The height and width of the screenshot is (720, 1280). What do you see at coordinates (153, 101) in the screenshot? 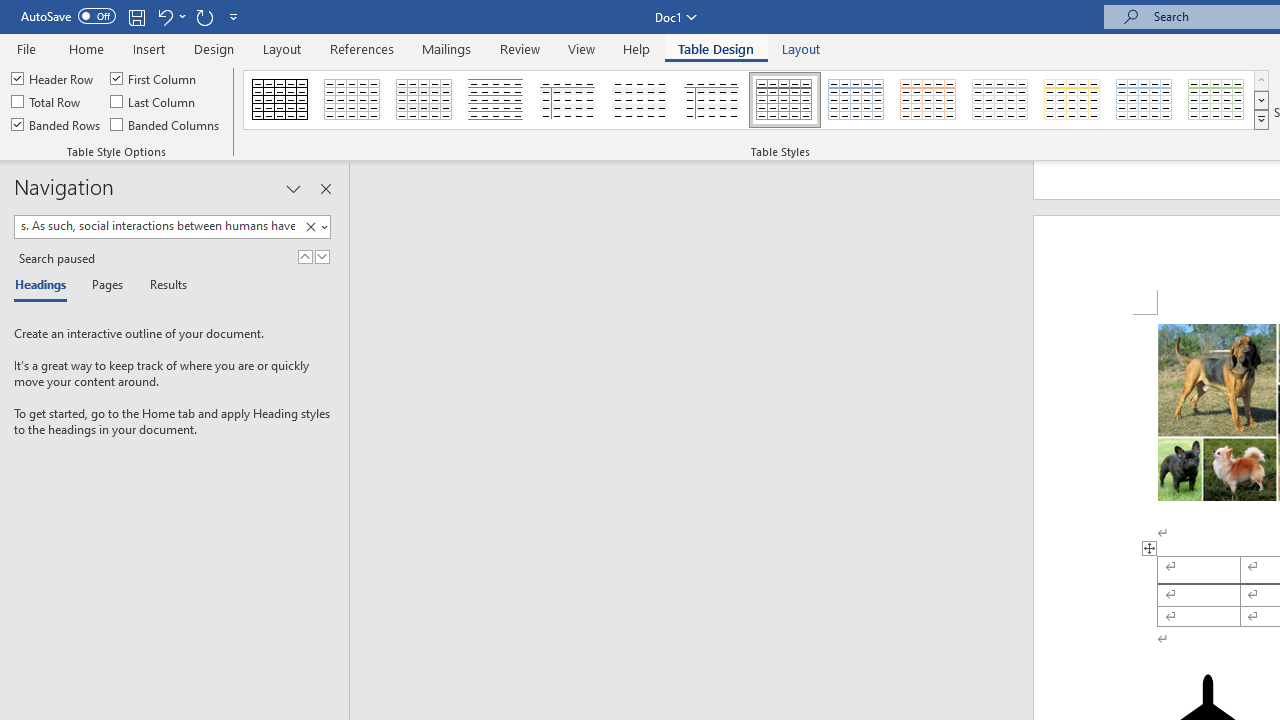
I see `'Last Column'` at bounding box center [153, 101].